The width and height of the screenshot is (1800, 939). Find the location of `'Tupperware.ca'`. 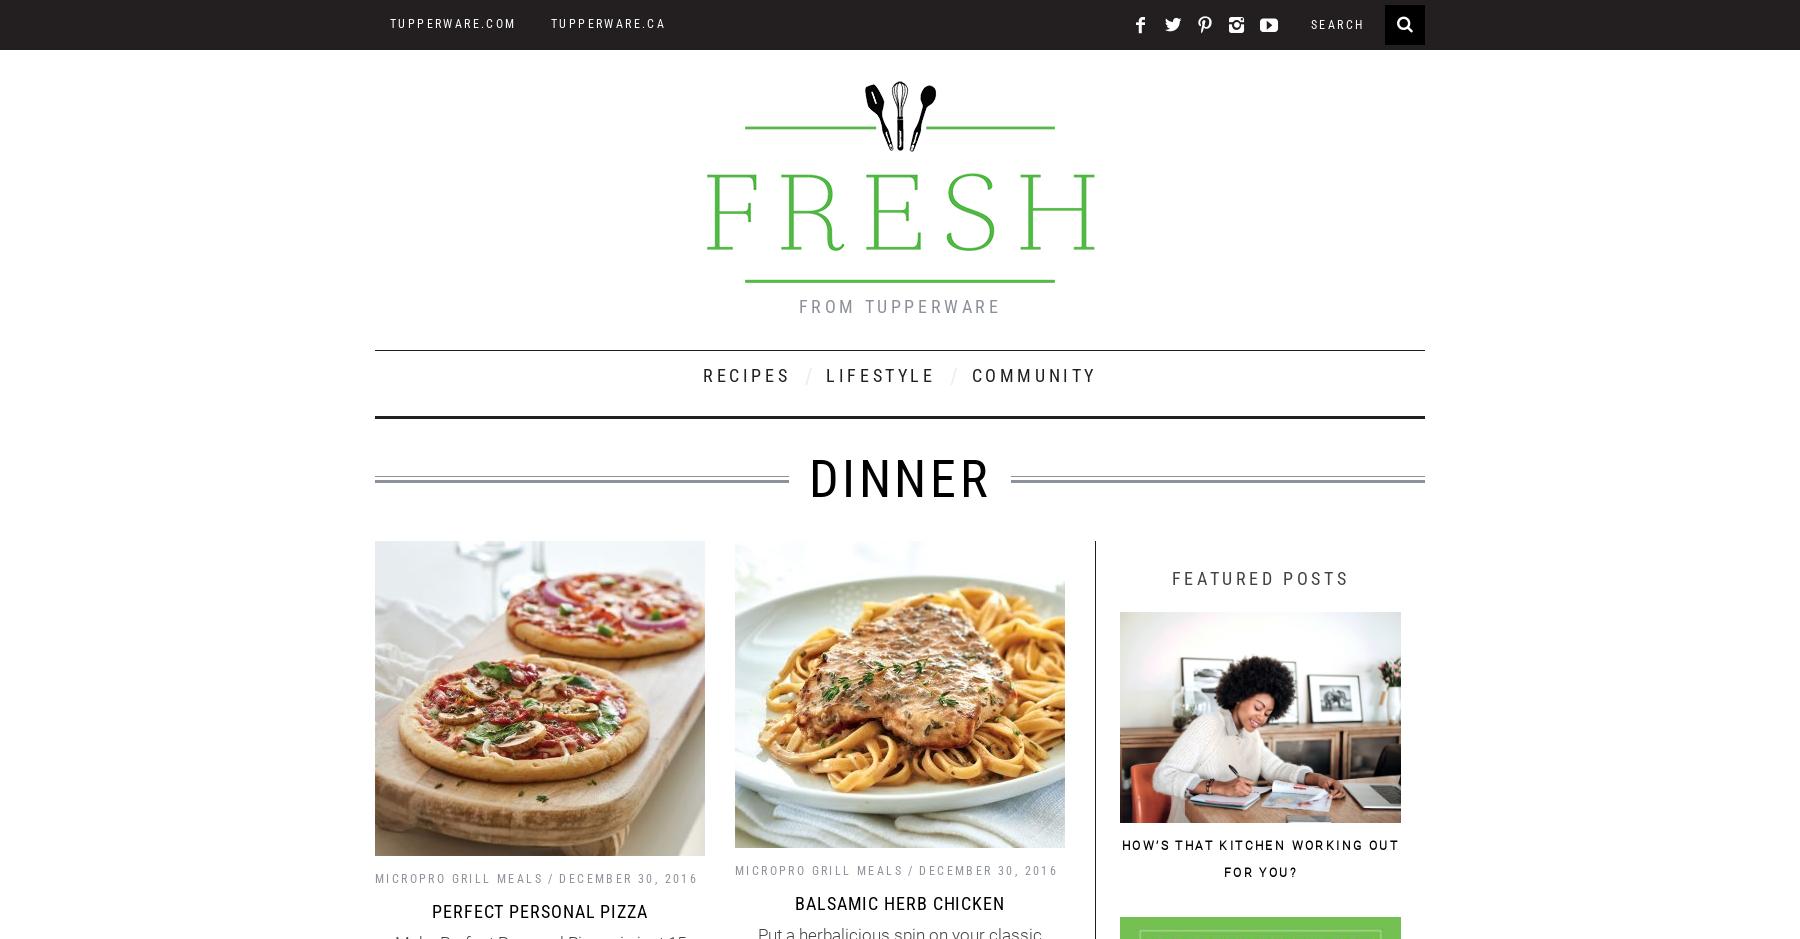

'Tupperware.ca' is located at coordinates (608, 24).